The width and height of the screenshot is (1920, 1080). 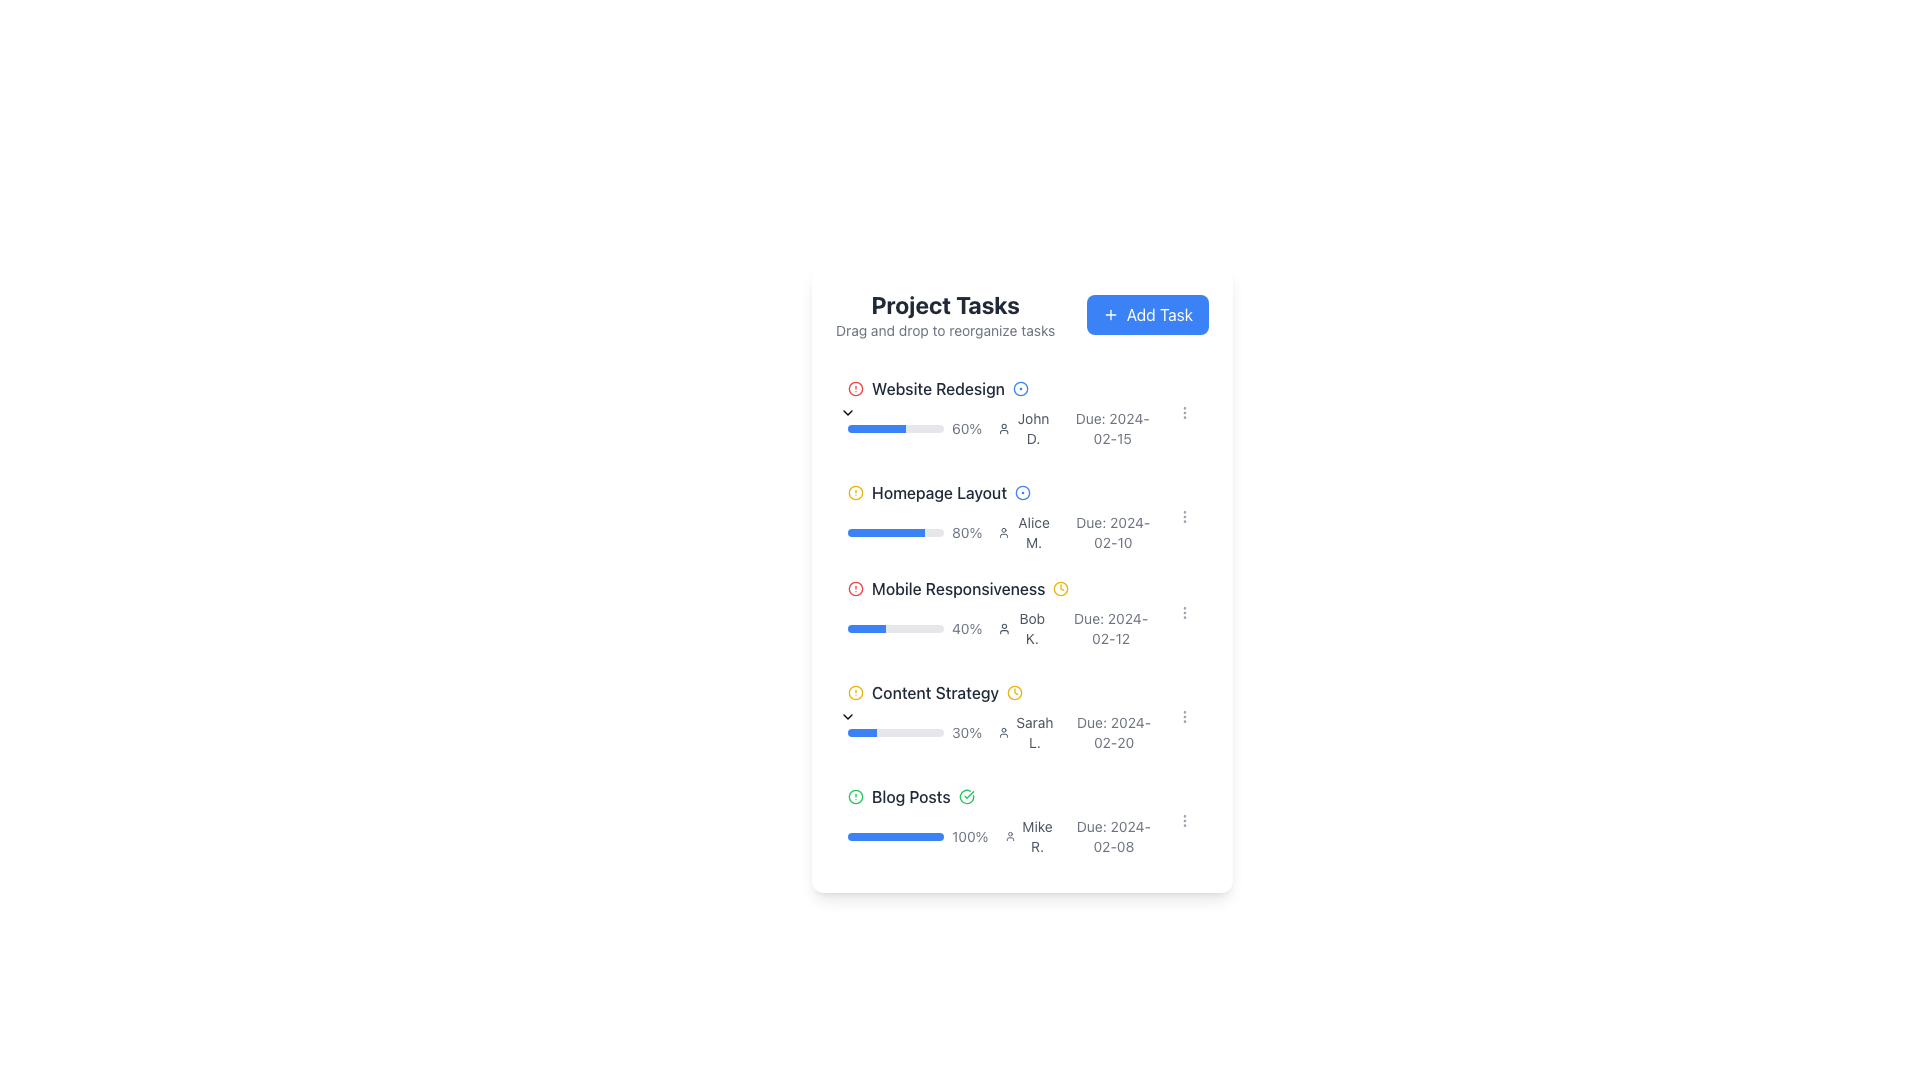 I want to click on the Toggle/Expand button, which is a small icon with a downward arrow next to a dot, located in the left portion of the 'Content Strategy' task row in the Project Tasks, so click(x=835, y=716).